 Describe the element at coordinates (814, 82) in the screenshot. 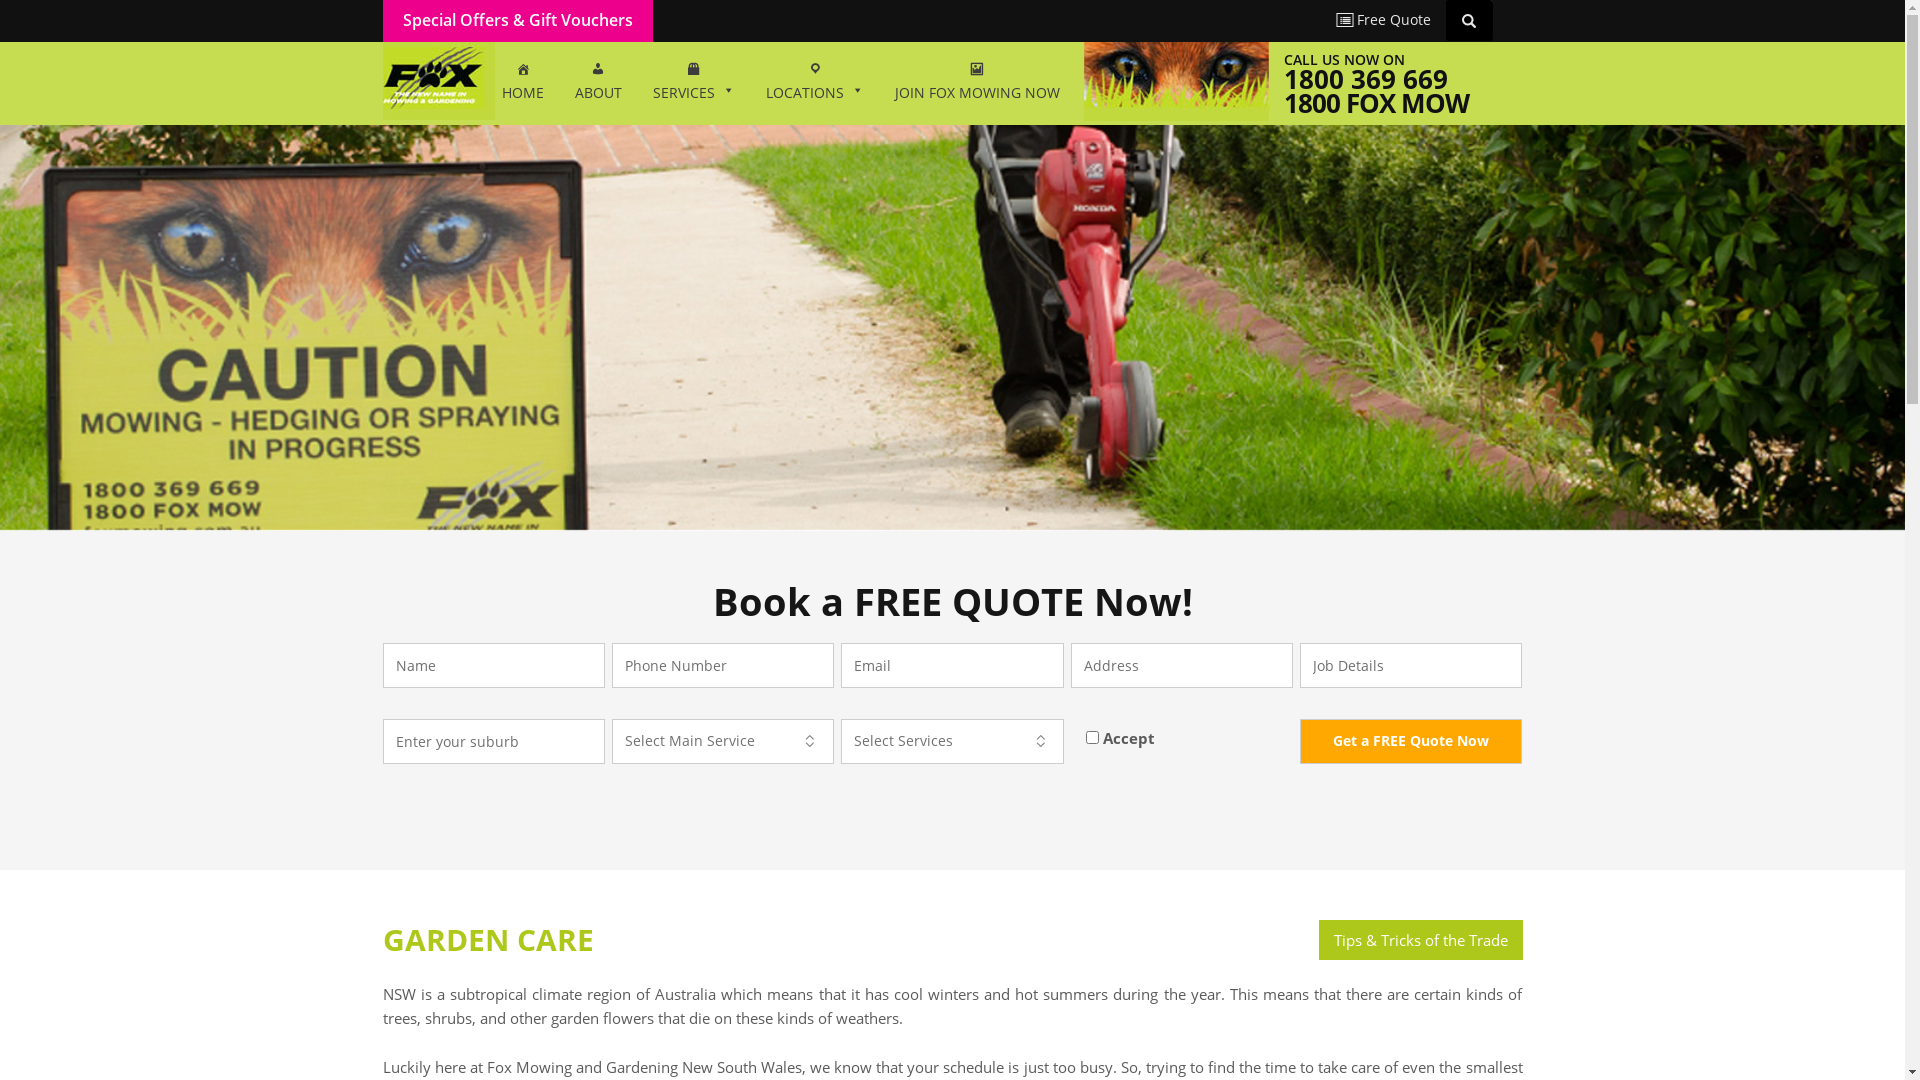

I see `'LOCATIONS'` at that location.